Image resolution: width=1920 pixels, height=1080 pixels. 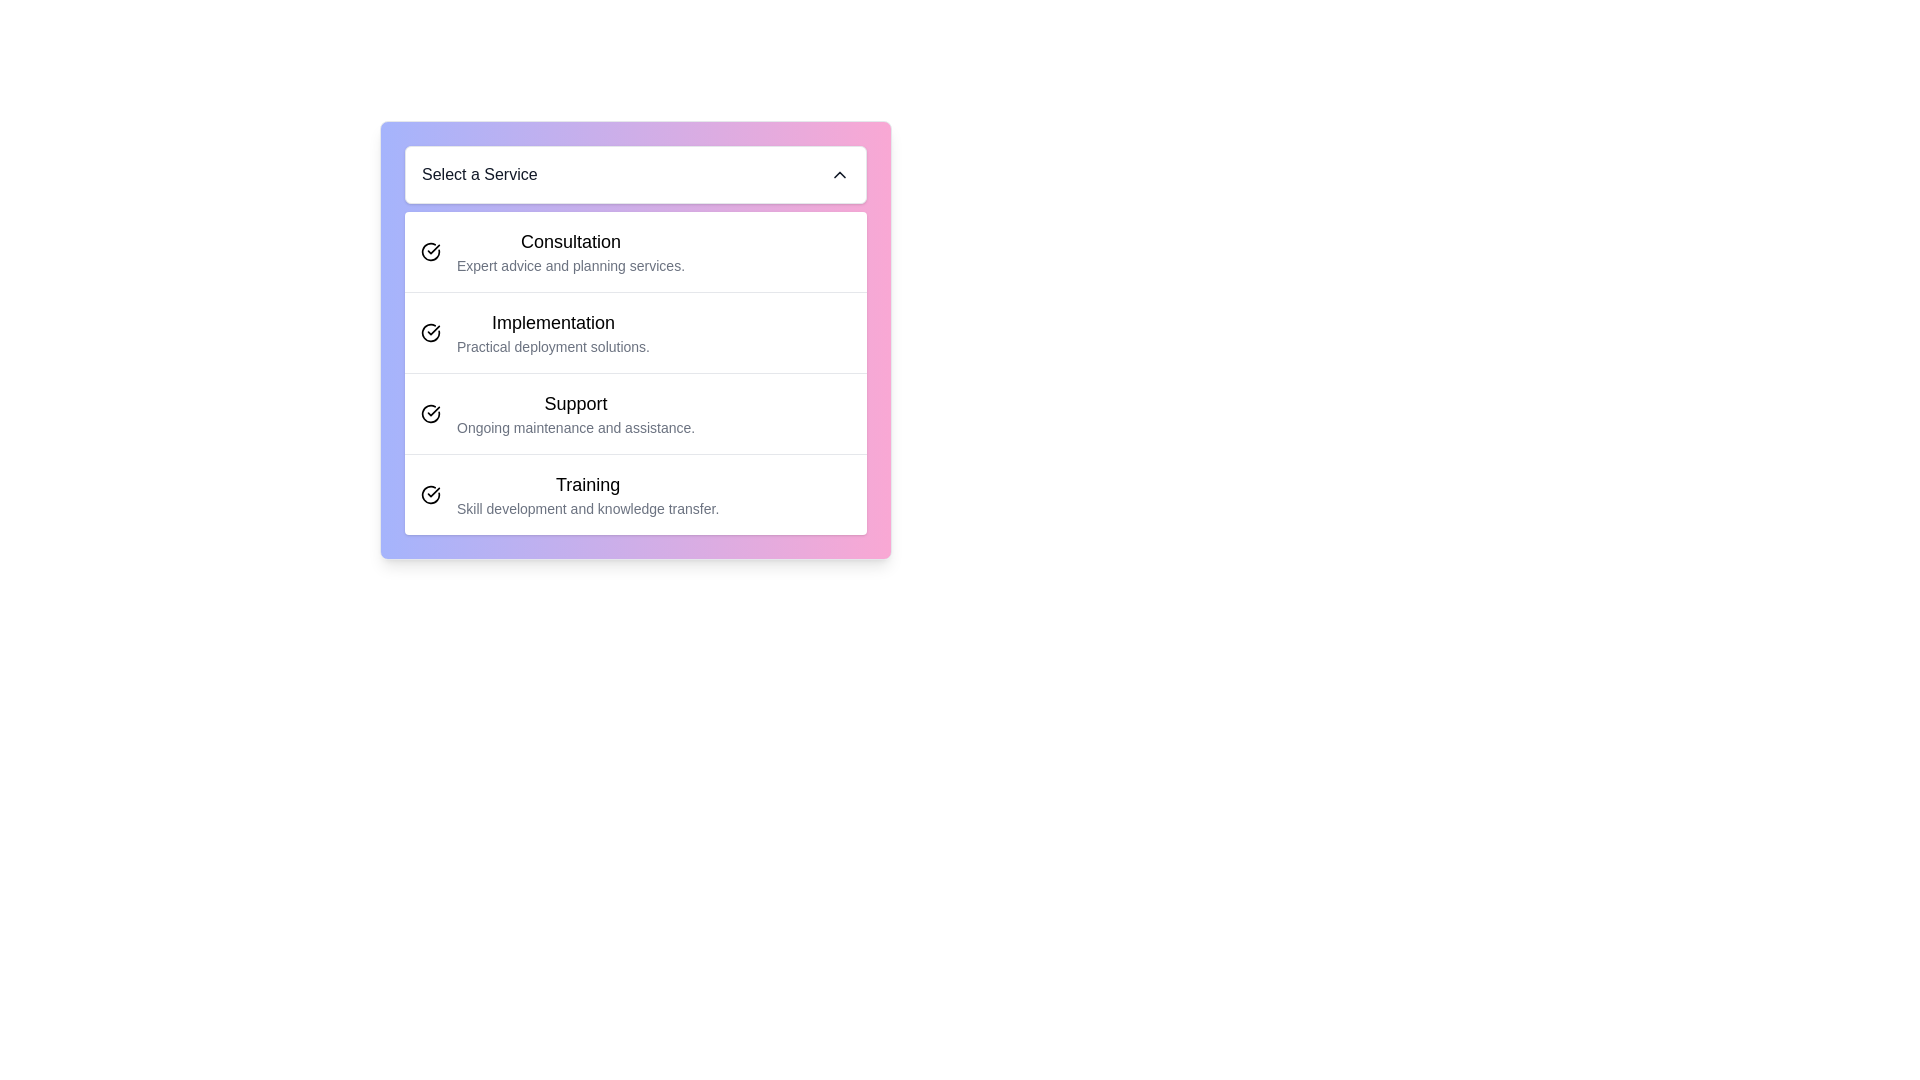 I want to click on text displayed in the textual component titled 'Consultation', which includes the subtitle 'Expert advice and planning services.', so click(x=570, y=250).